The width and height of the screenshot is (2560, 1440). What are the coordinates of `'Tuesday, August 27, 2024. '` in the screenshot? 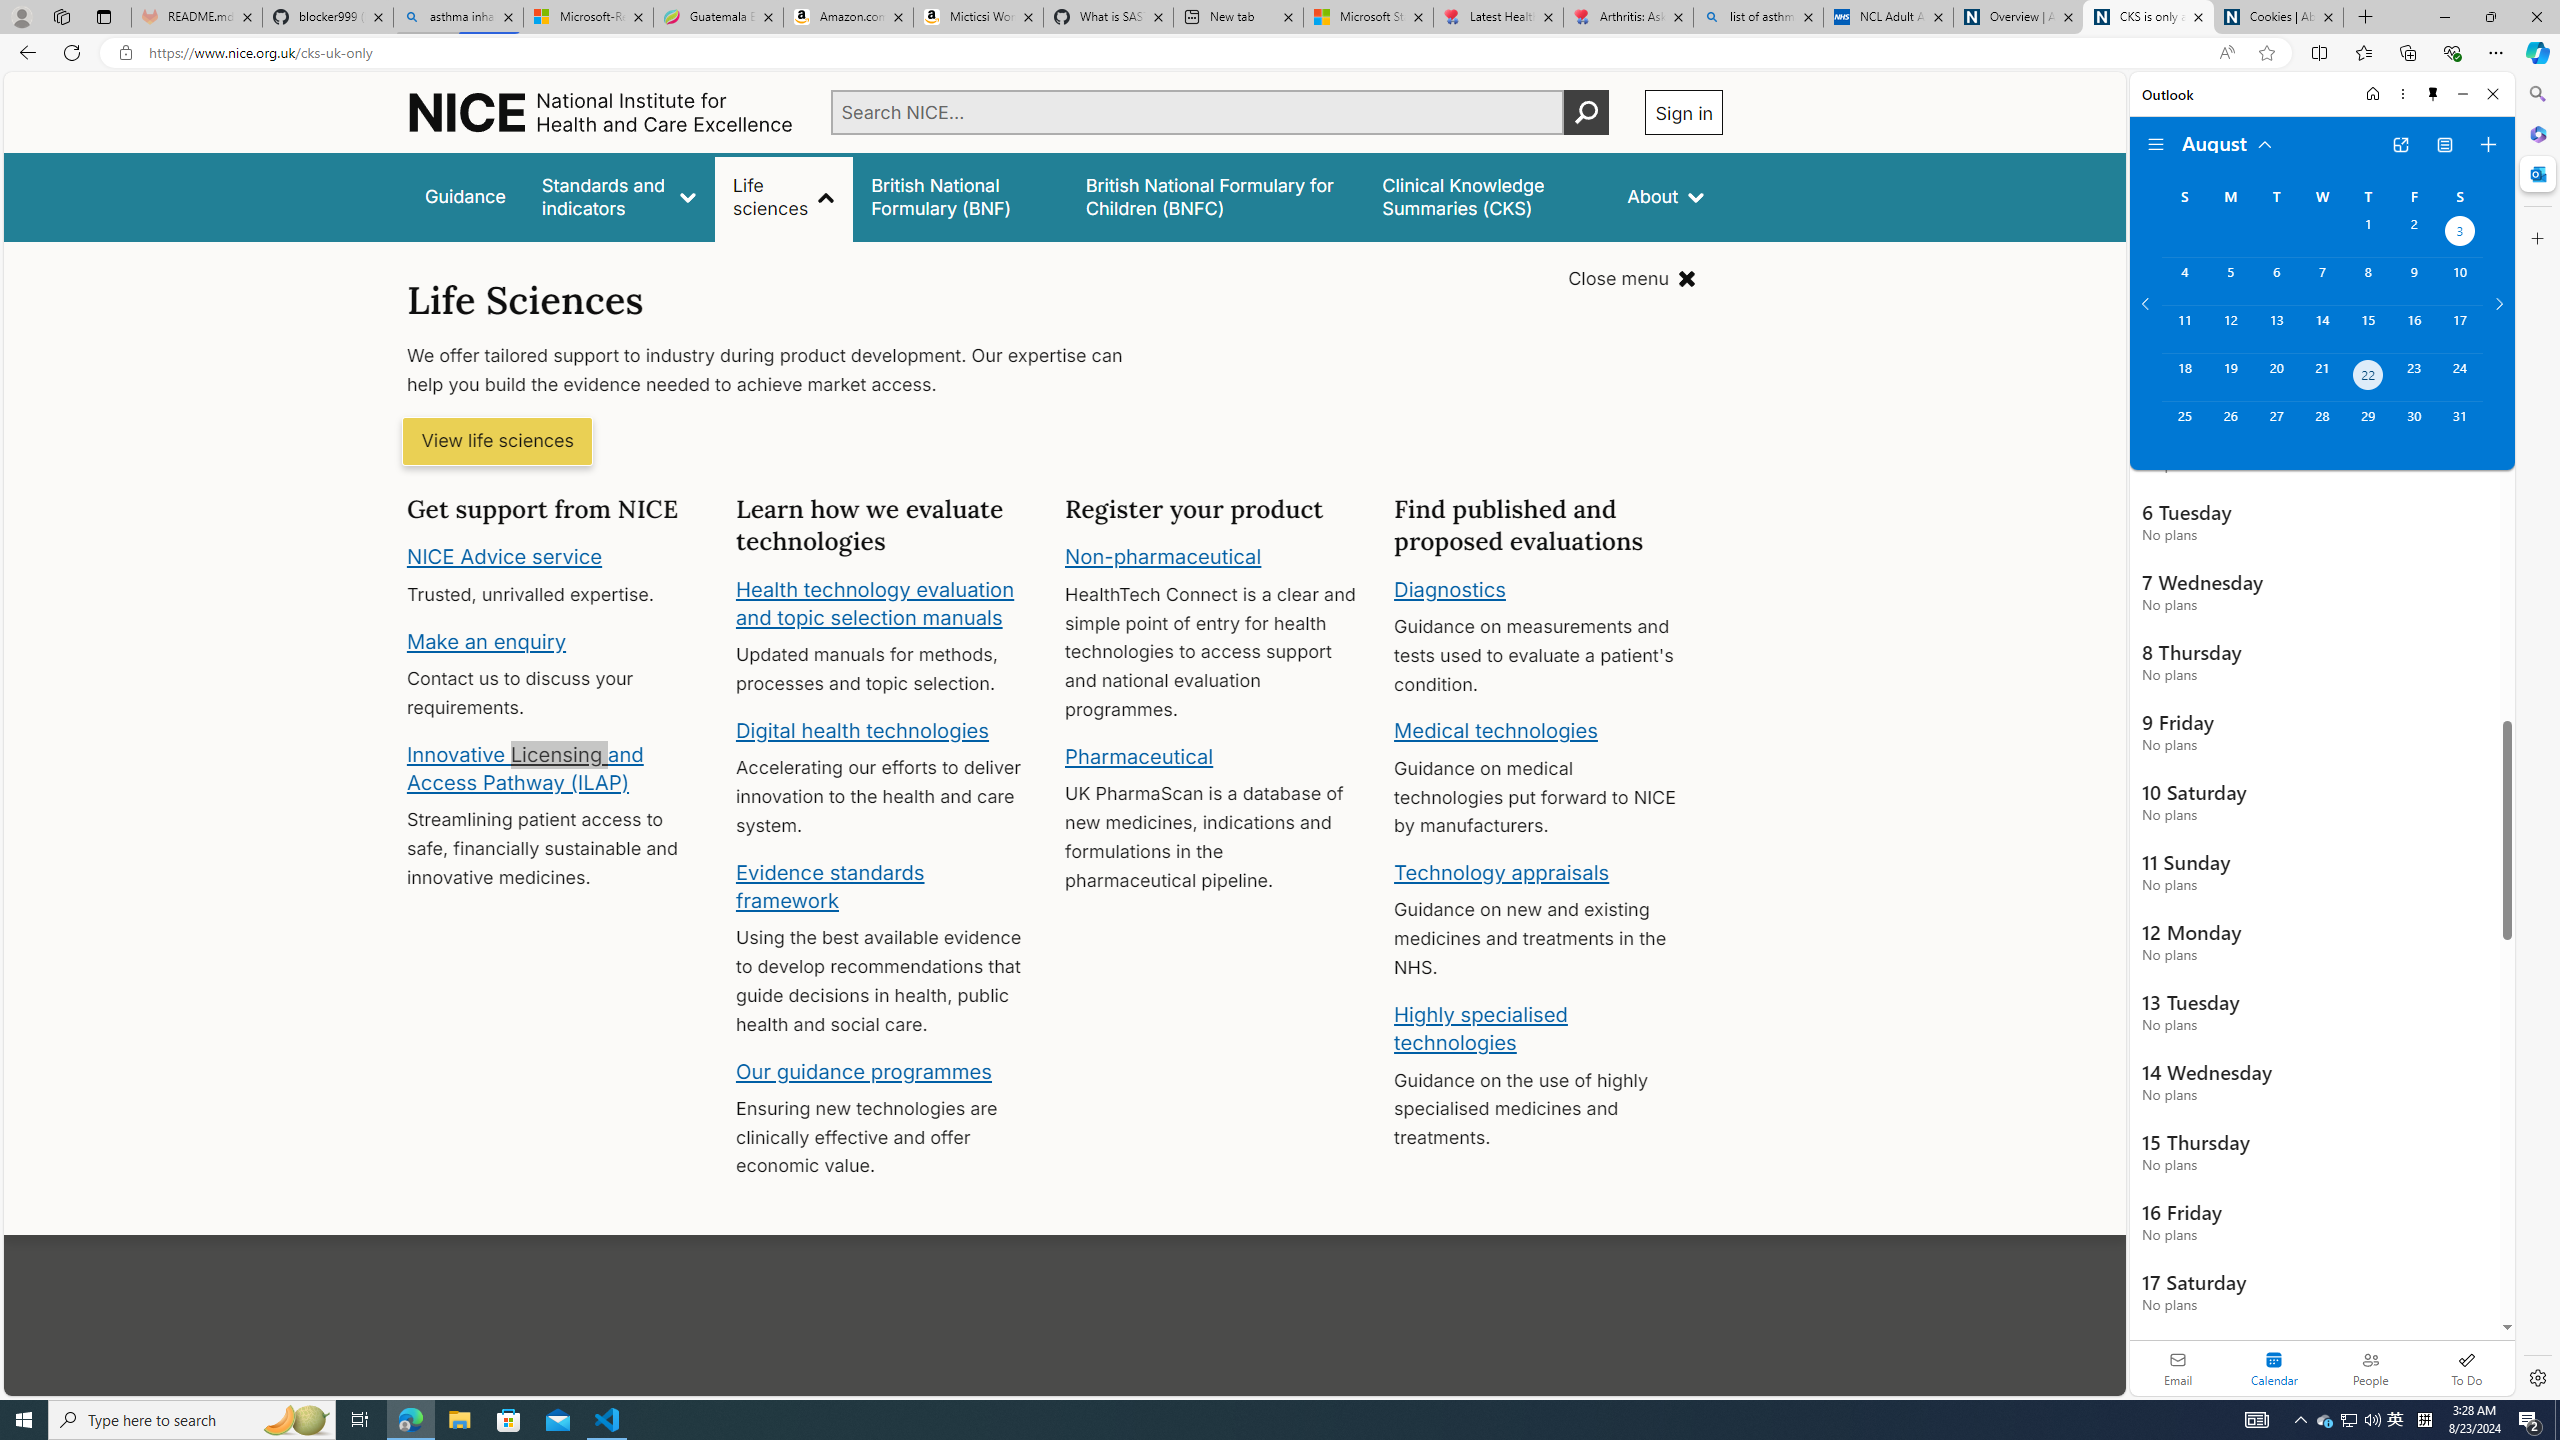 It's located at (2274, 425).